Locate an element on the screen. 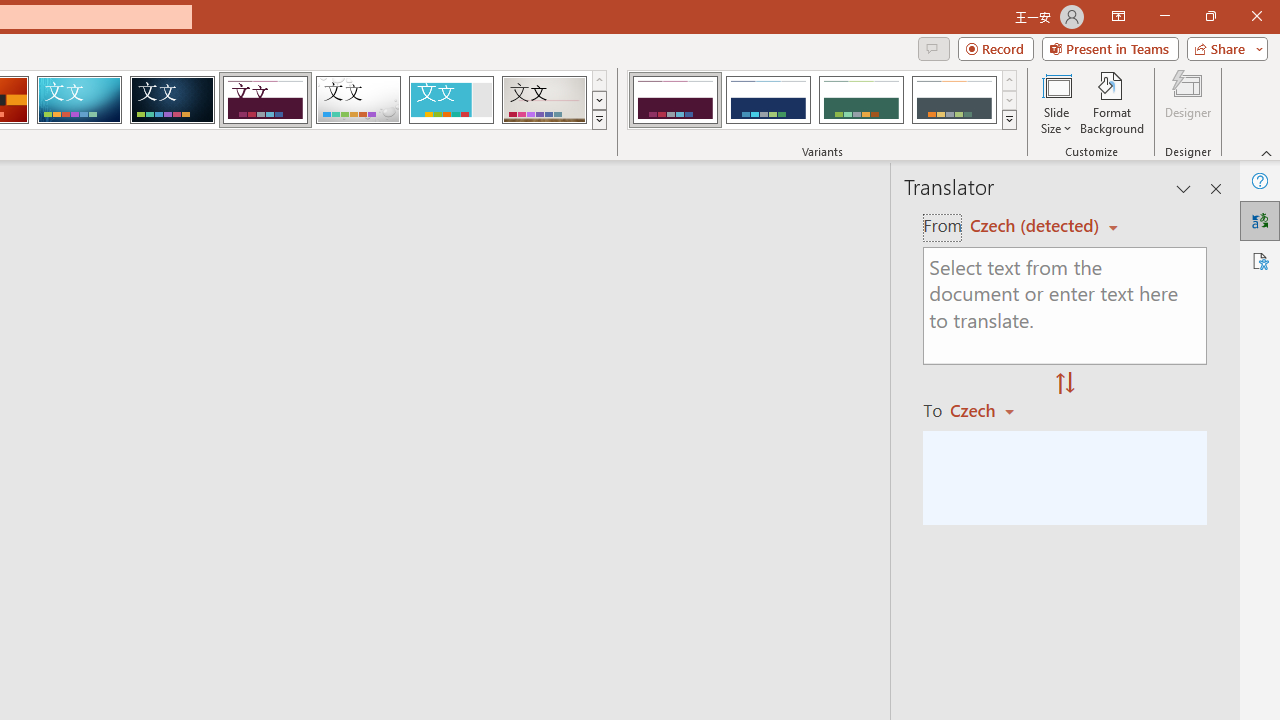 The width and height of the screenshot is (1280, 720). 'Format Background' is located at coordinates (1111, 103).